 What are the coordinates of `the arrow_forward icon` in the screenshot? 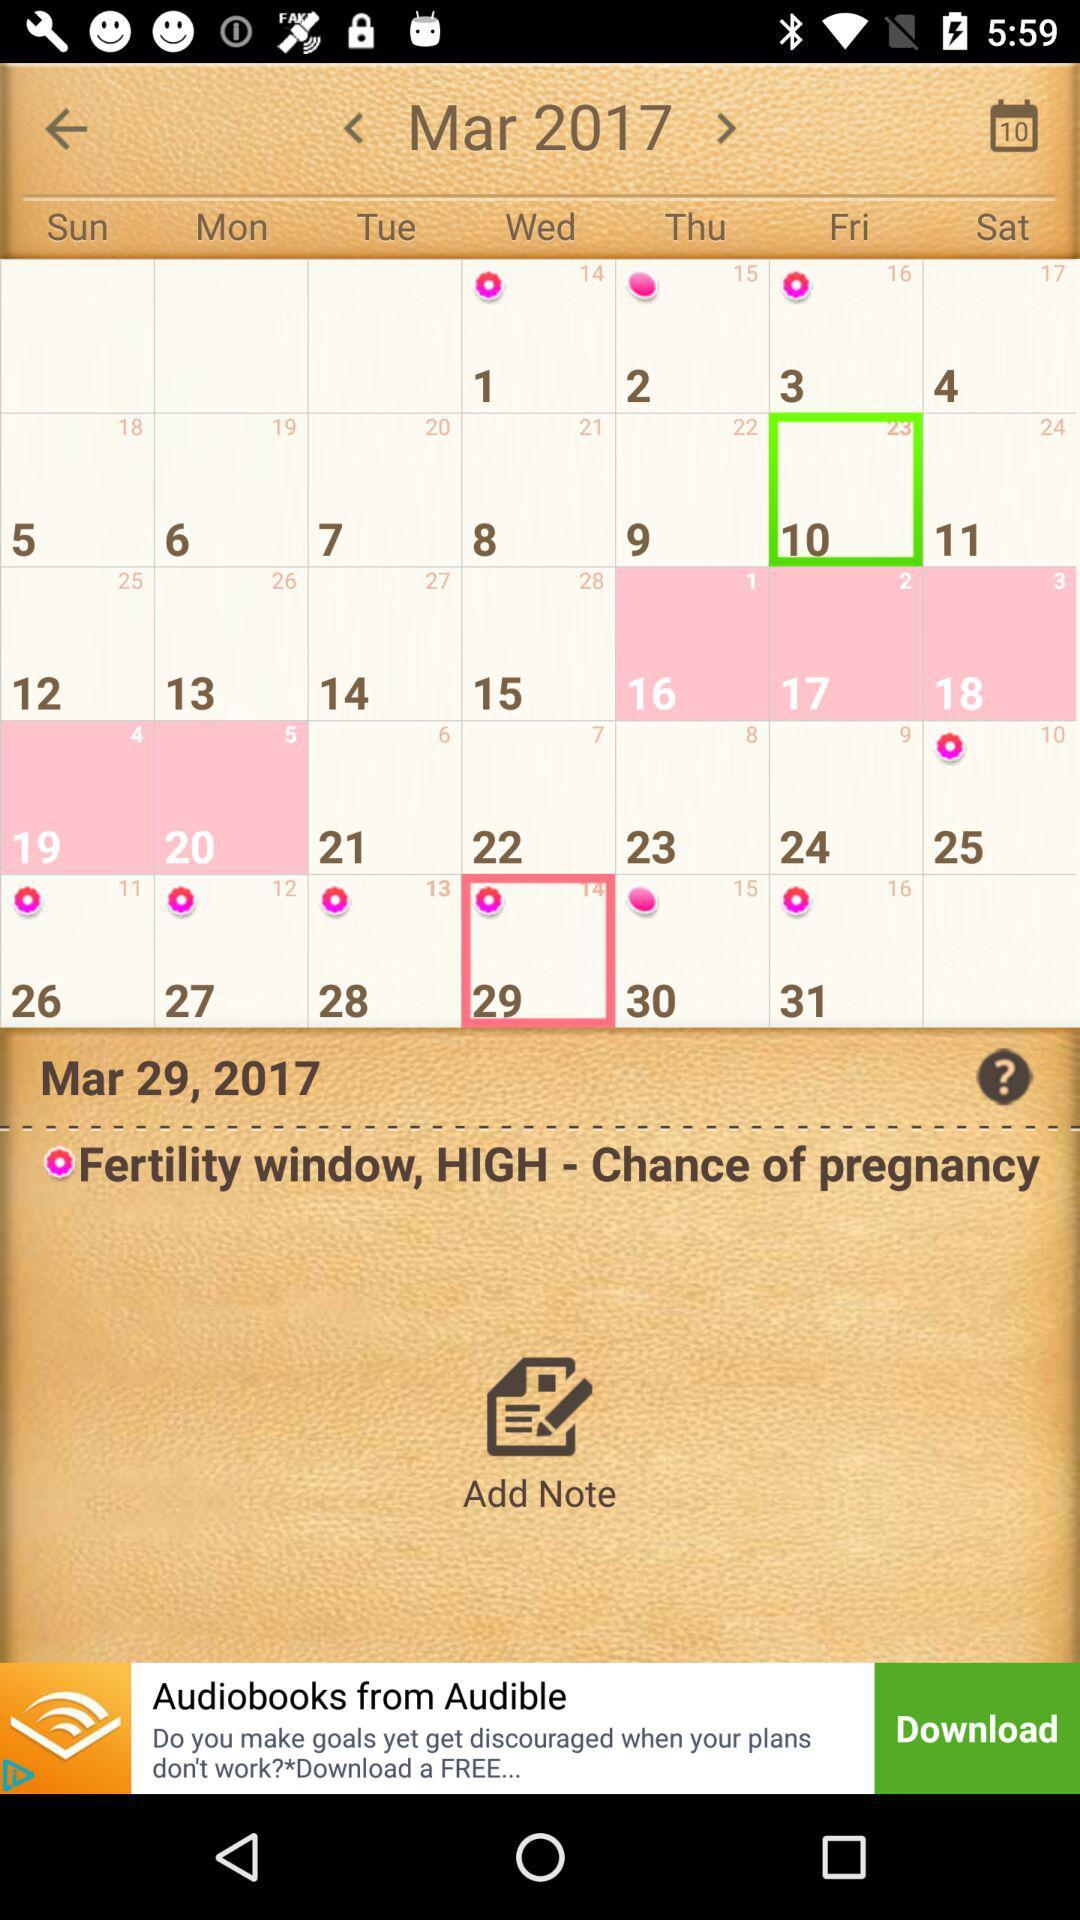 It's located at (725, 127).